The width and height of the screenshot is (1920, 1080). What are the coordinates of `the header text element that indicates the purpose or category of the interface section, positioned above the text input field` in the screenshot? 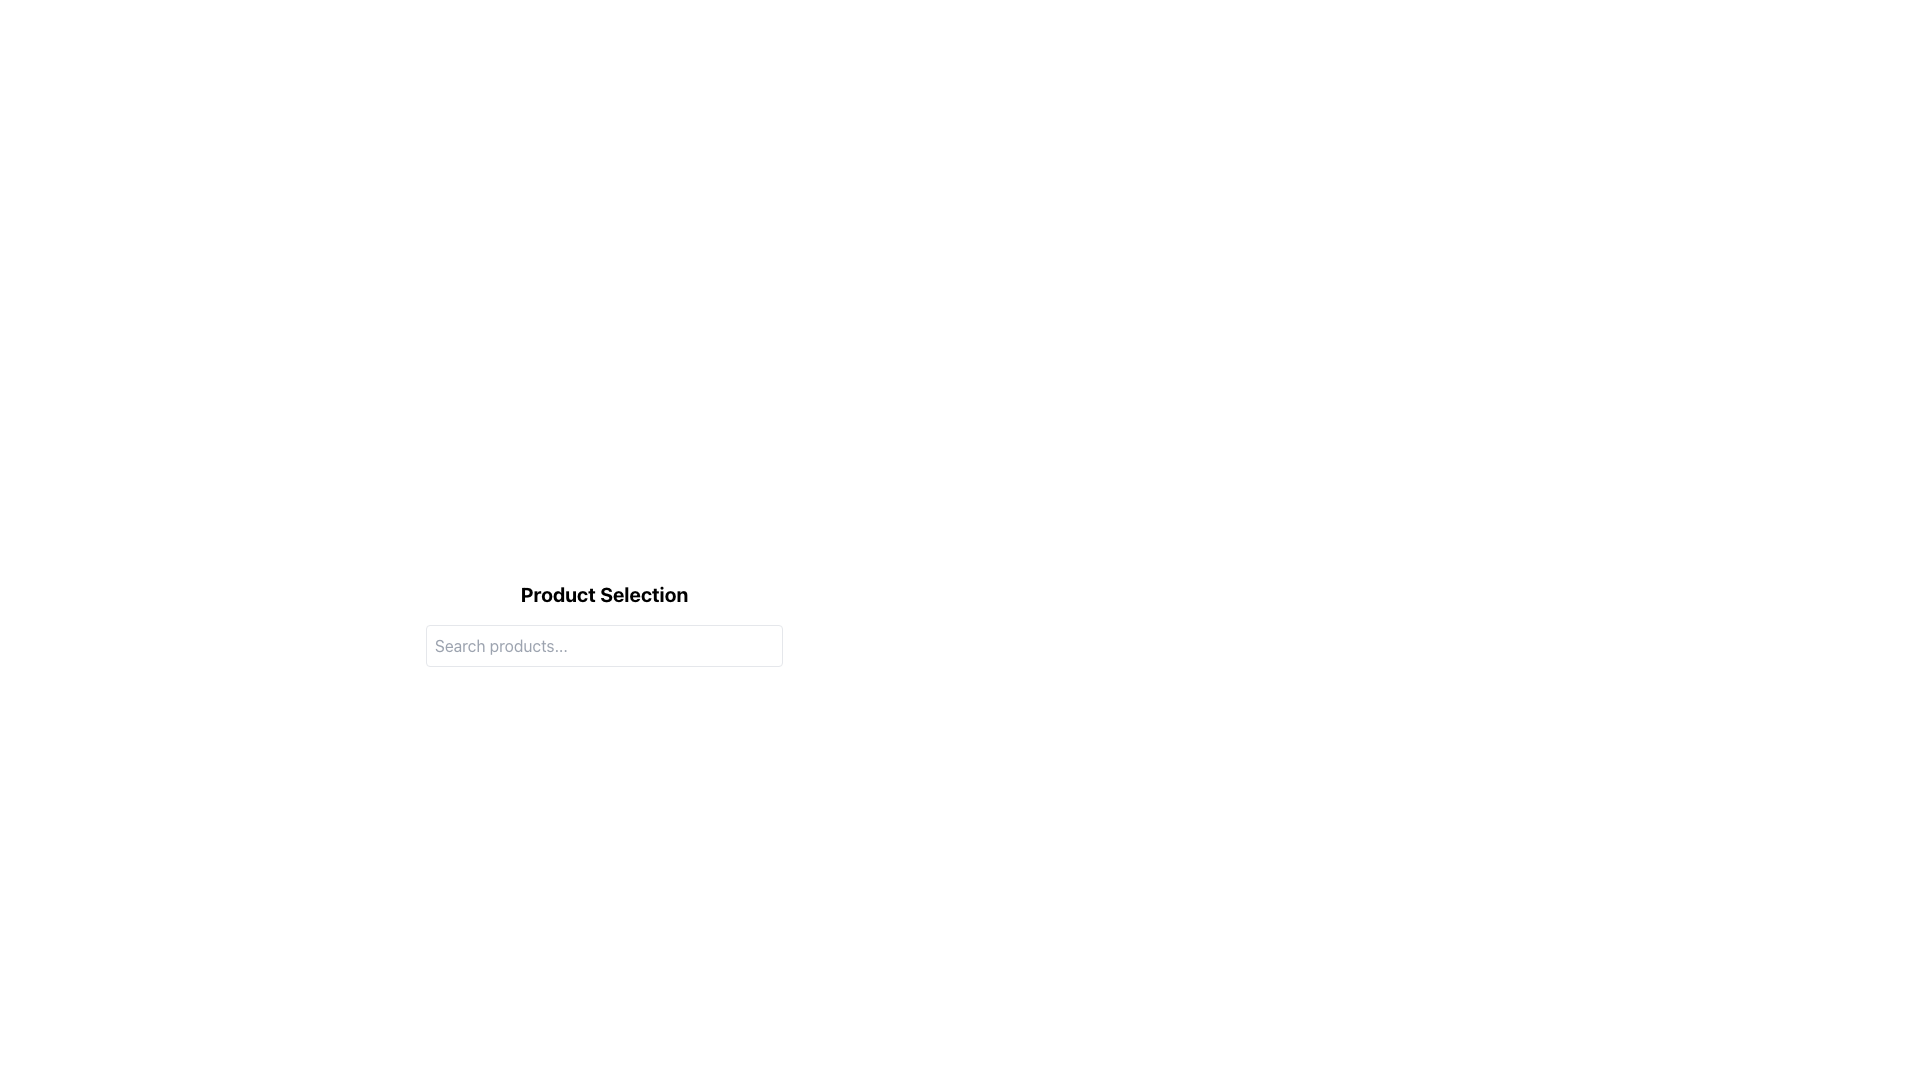 It's located at (603, 593).